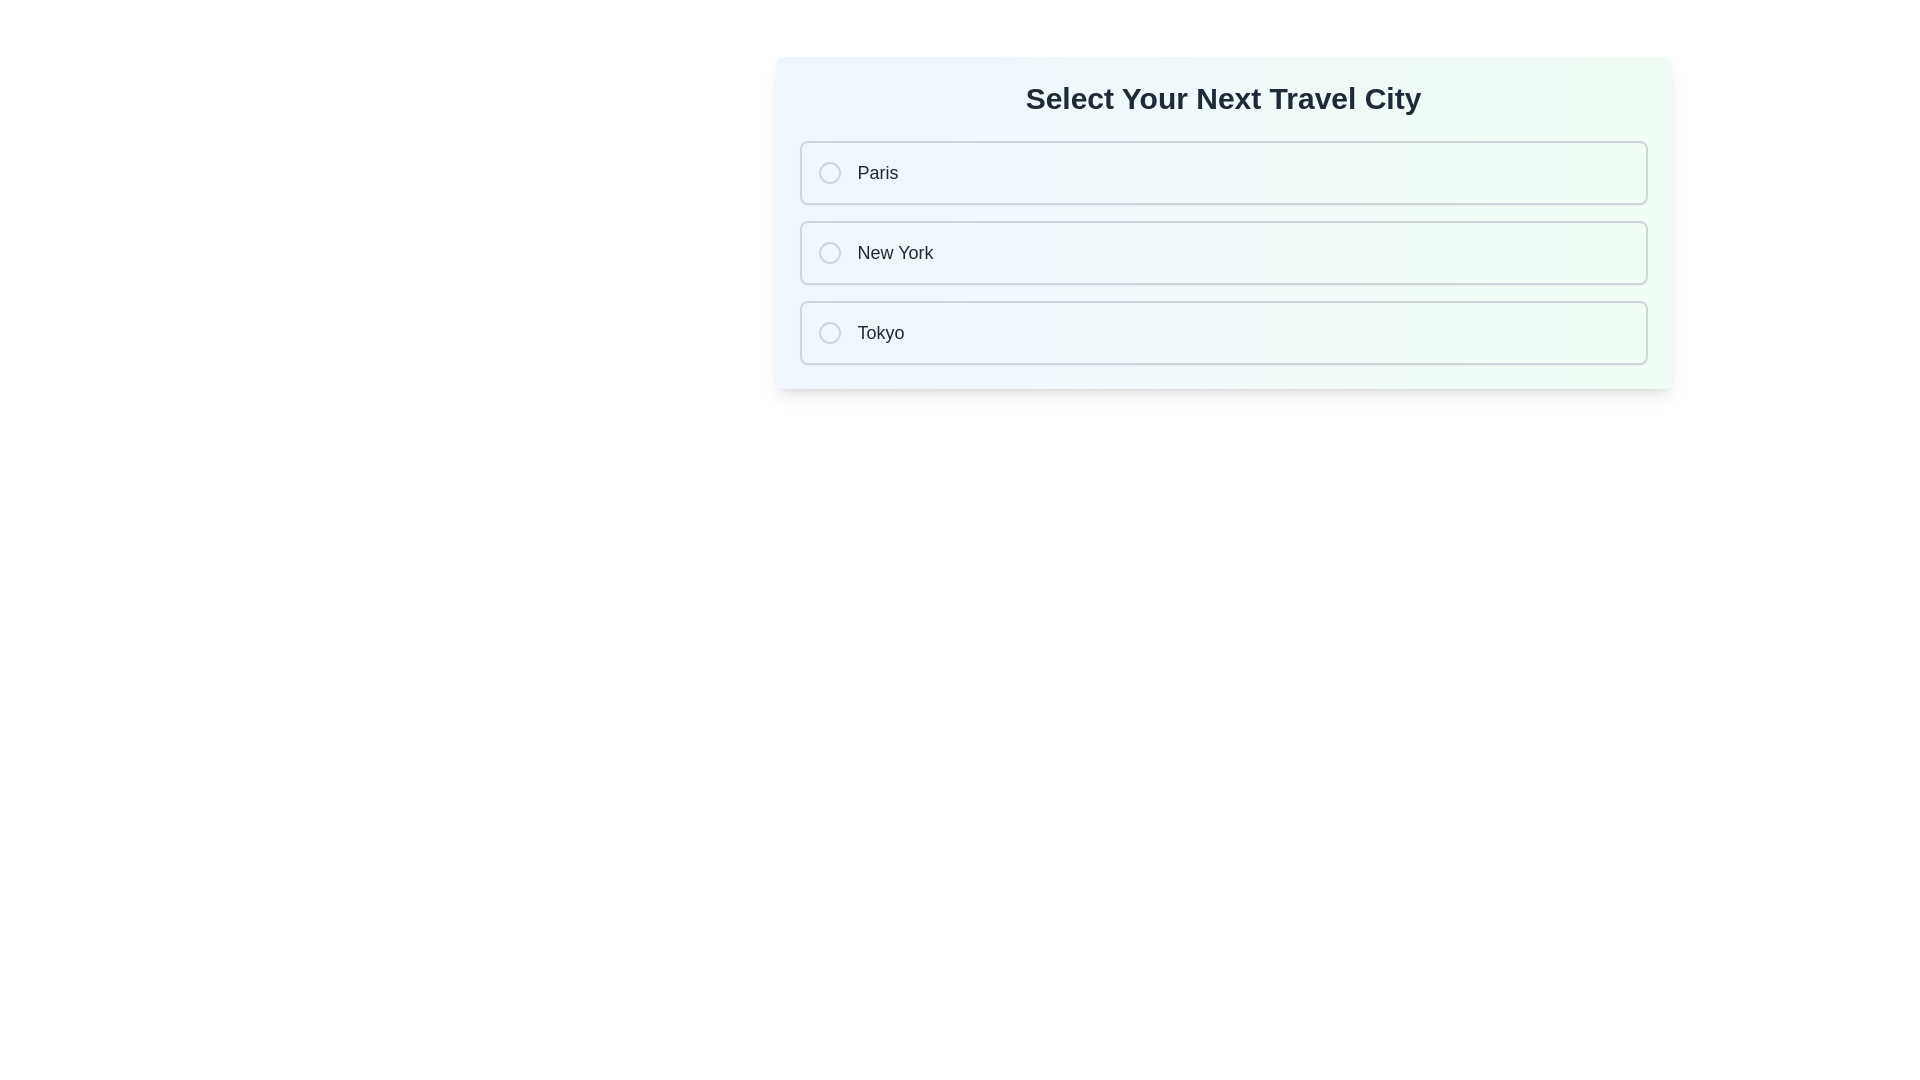 This screenshot has width=1920, height=1080. I want to click on to select the 'Paris' radio button option, which is the first in a group of three options labeled 'Paris', 'New York', and 'Tokyo', located in the 'Select Your Next Travel City' section, so click(1222, 172).